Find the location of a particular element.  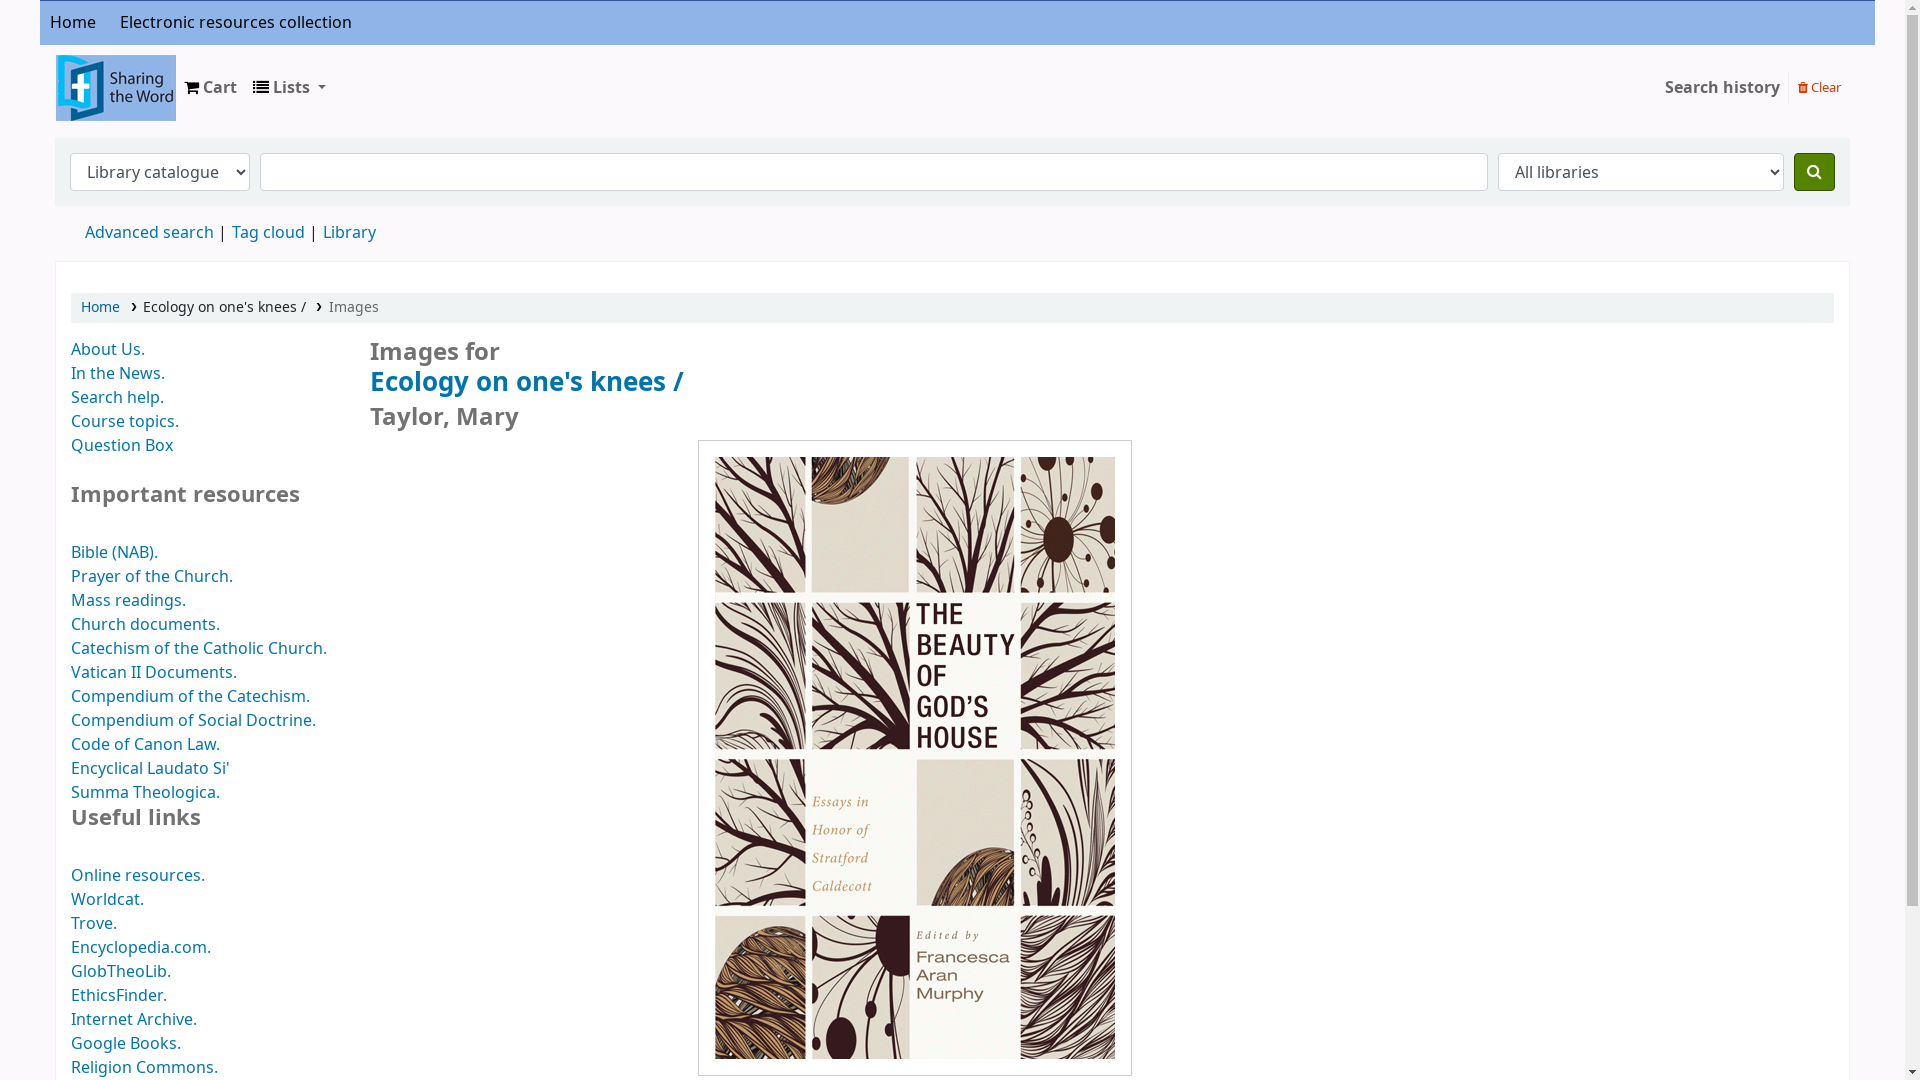

'Electronic resources collection' is located at coordinates (235, 23).